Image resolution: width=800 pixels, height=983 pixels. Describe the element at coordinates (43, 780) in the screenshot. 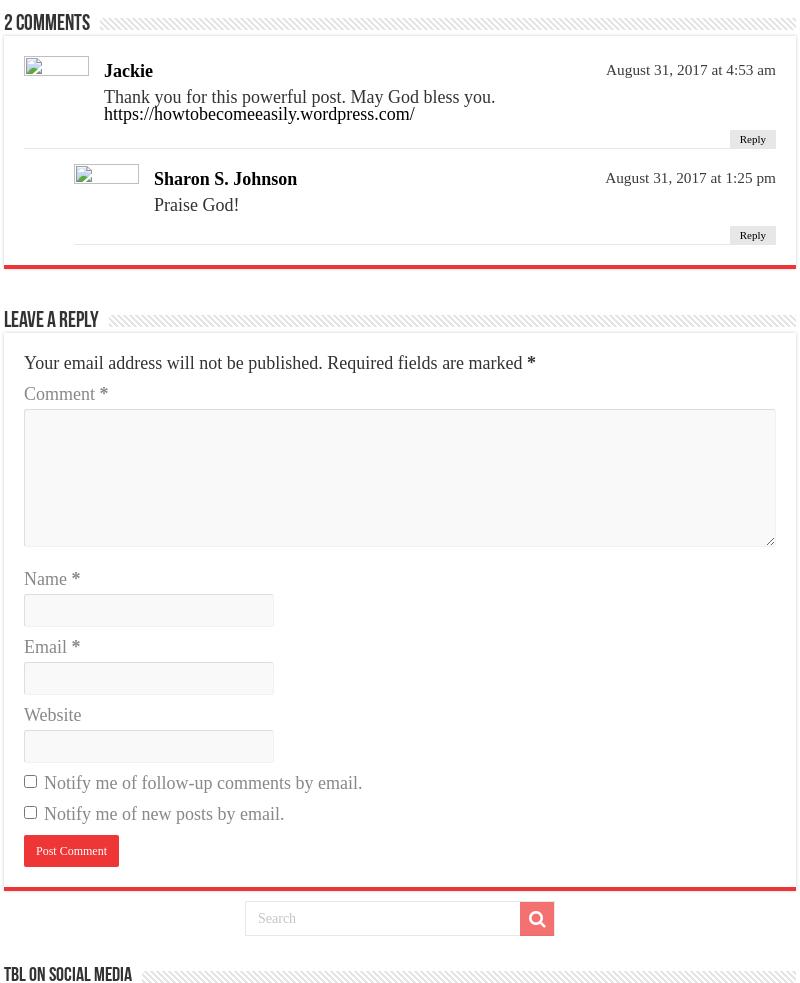

I see `'Notify me of follow-up comments by email.'` at that location.